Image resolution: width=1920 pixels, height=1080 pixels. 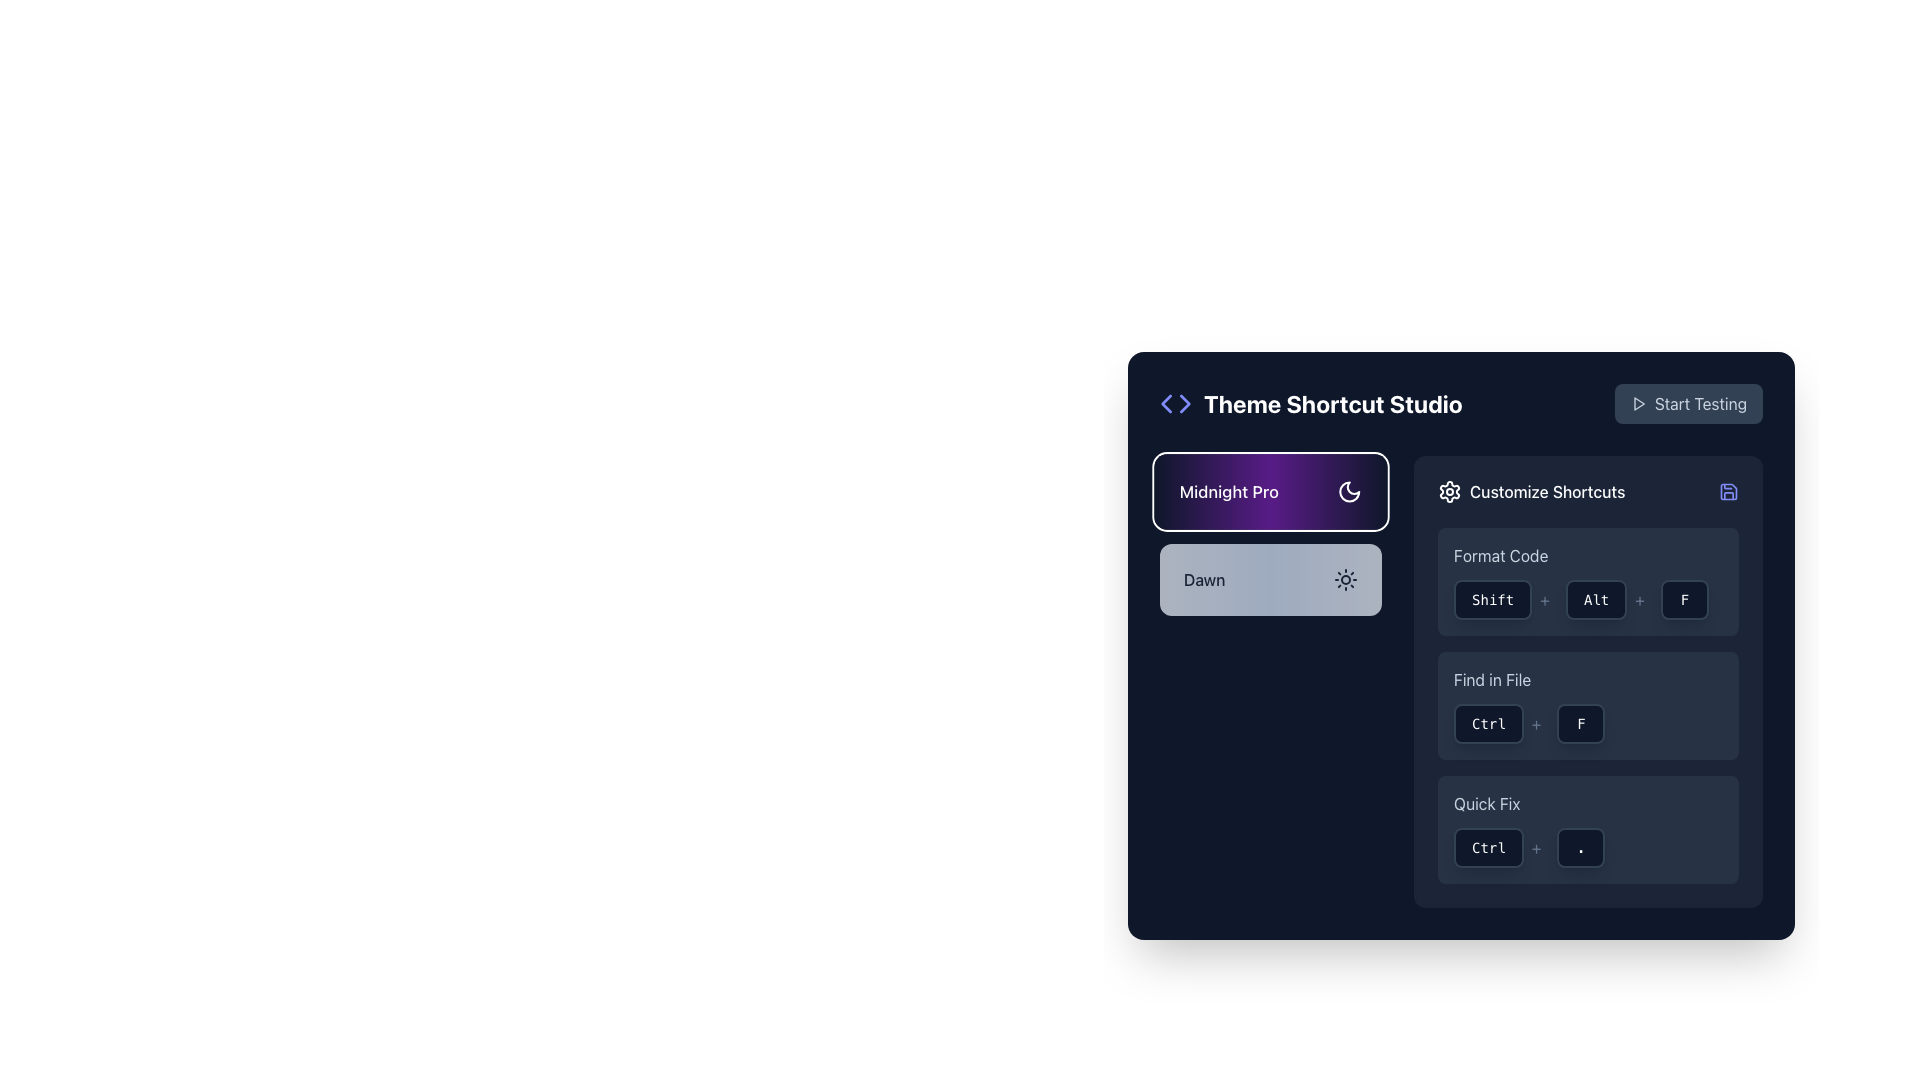 I want to click on the triangular play icon located in the interactive controls section of the interface, which is styled with a transparent fill and outlined with a thin stroke, so click(x=1639, y=404).